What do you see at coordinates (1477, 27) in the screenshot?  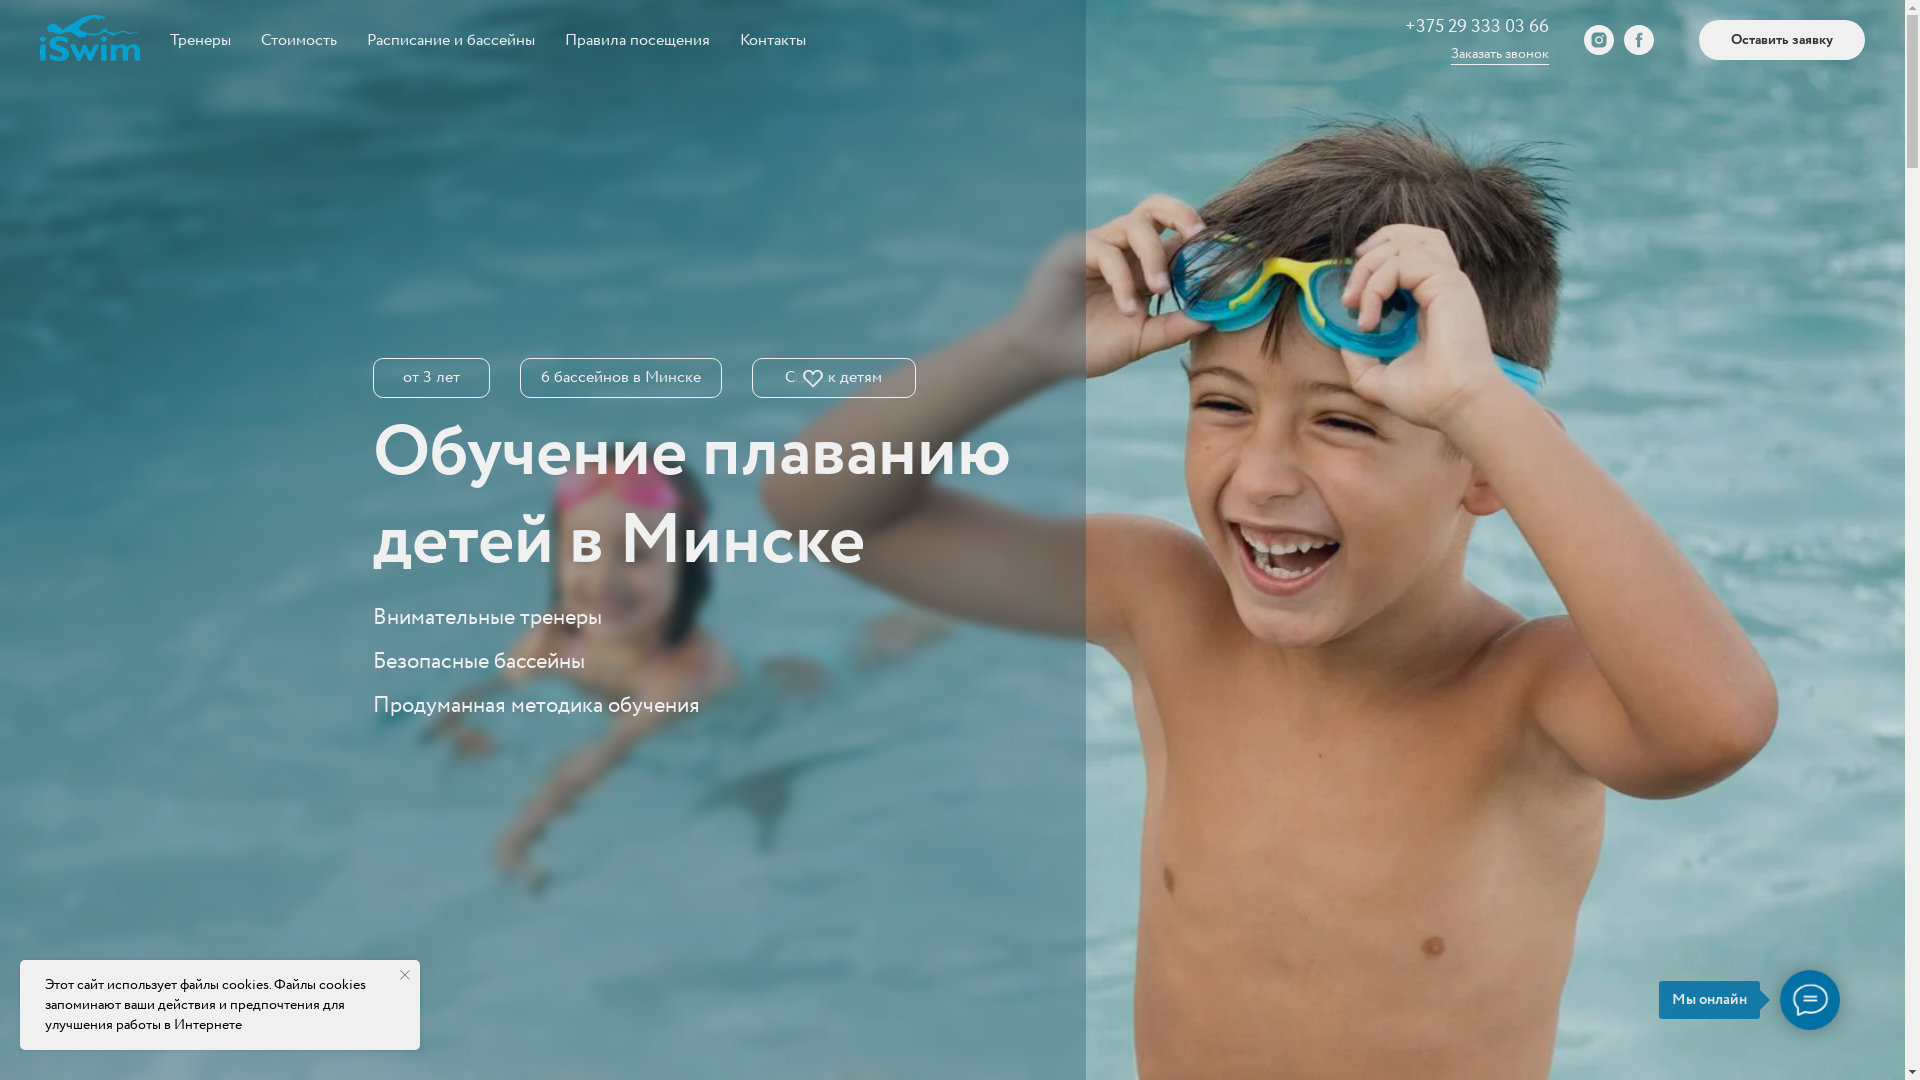 I see `'+375 29 333 03 66'` at bounding box center [1477, 27].